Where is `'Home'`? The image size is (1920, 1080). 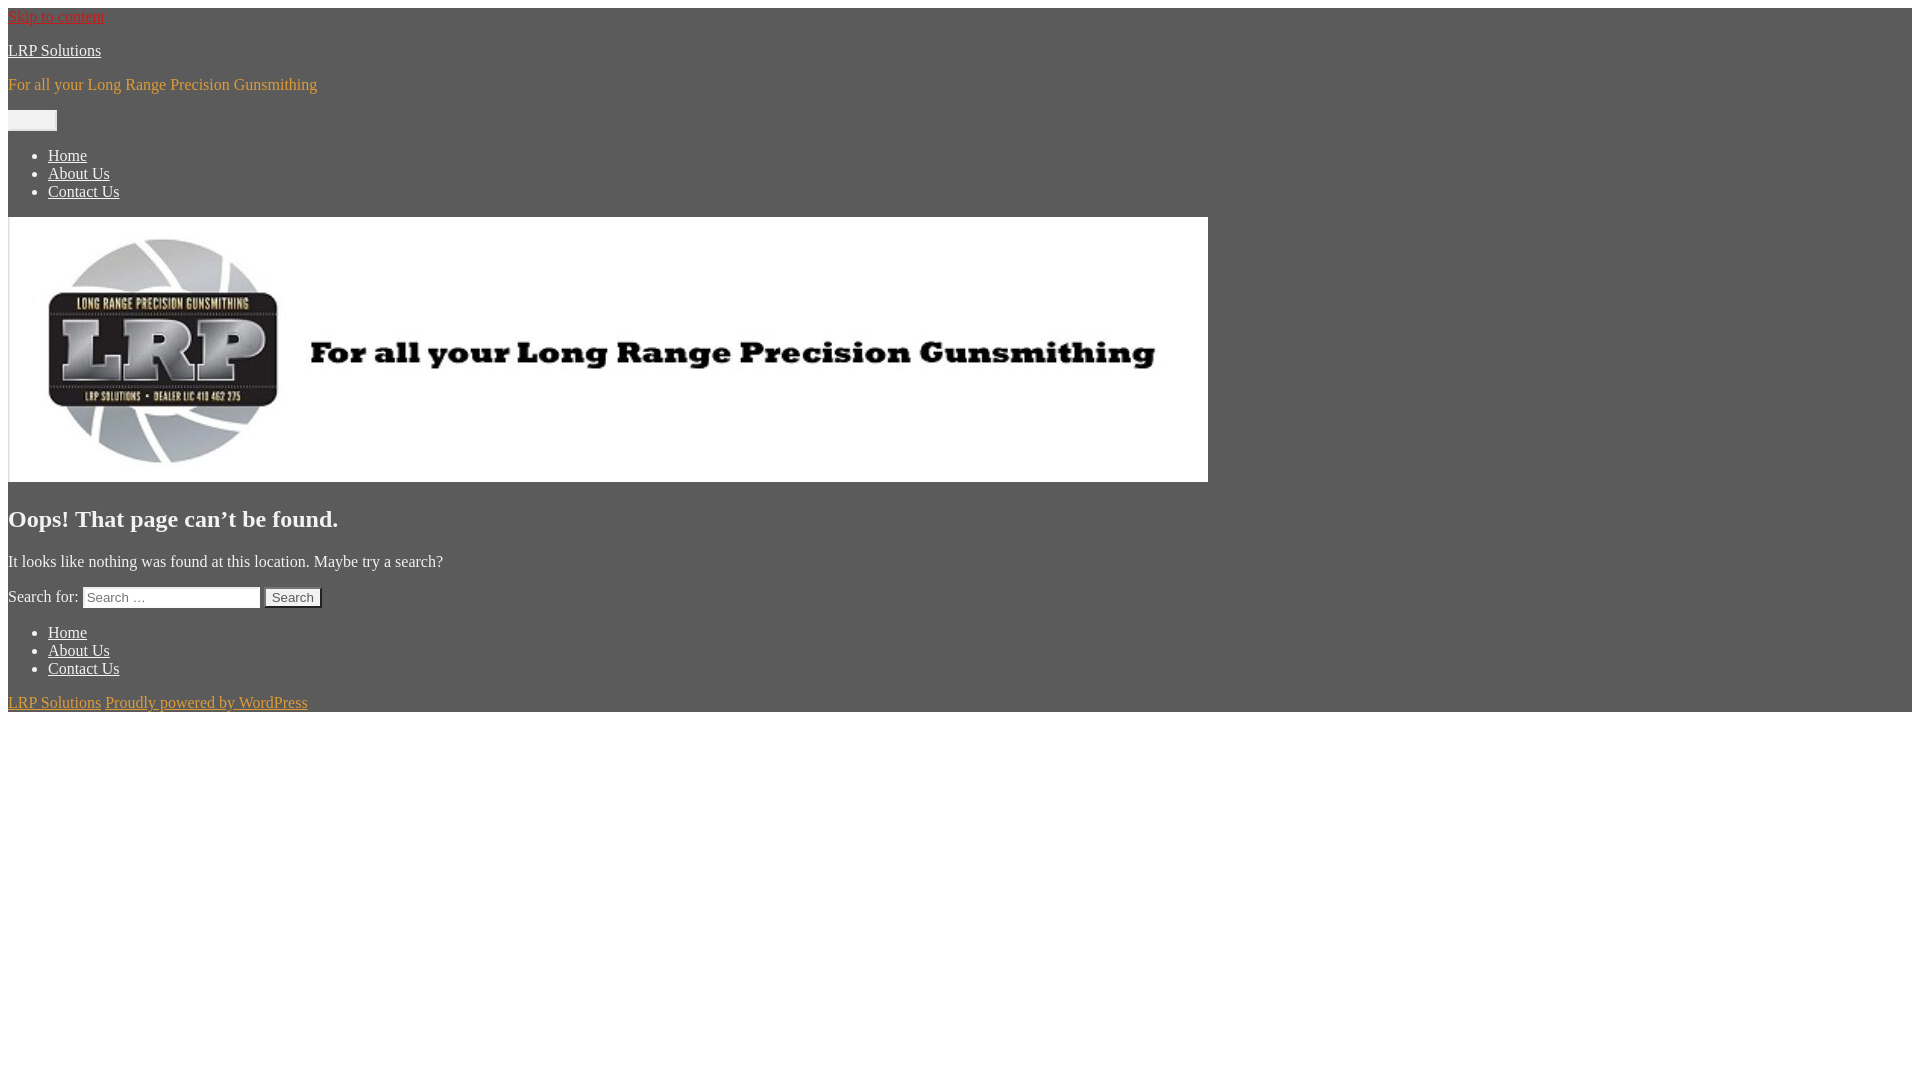 'Home' is located at coordinates (48, 632).